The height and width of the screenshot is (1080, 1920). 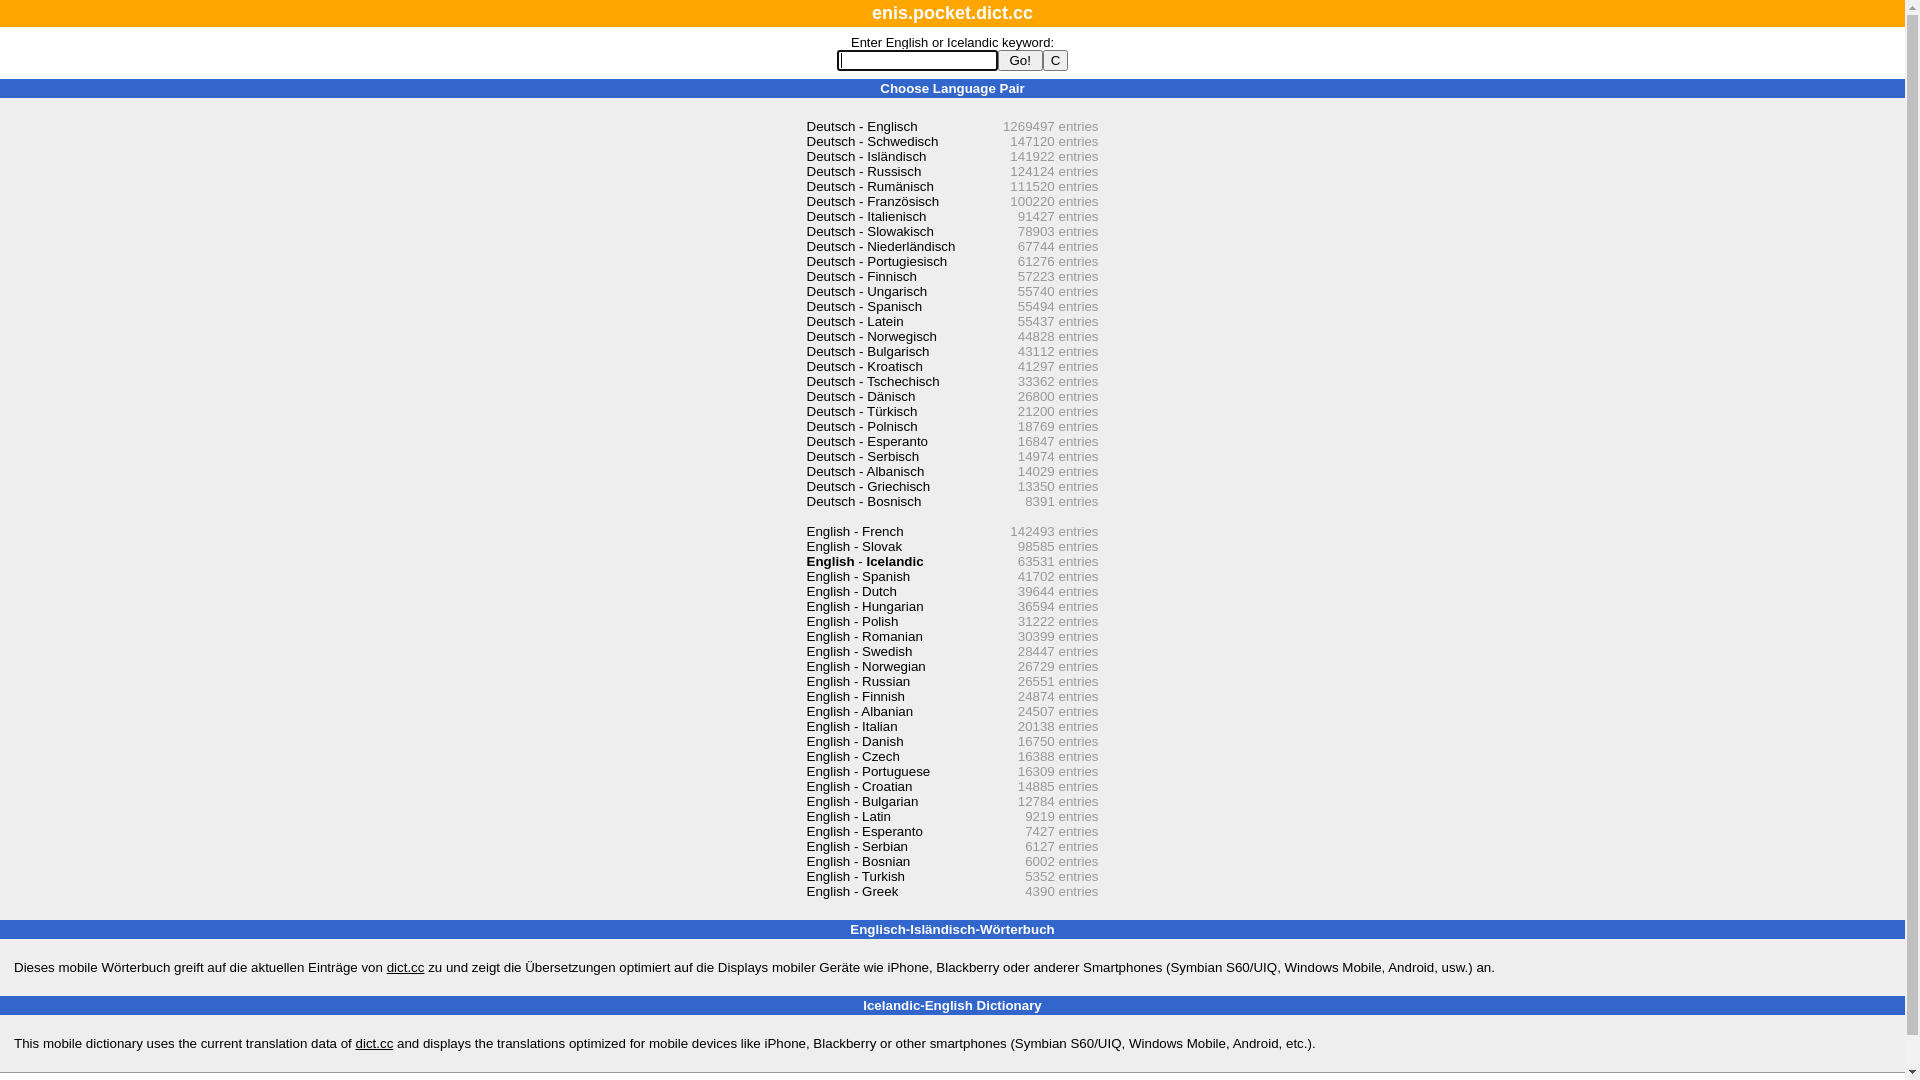 I want to click on 'English - Hungarian', so click(x=864, y=605).